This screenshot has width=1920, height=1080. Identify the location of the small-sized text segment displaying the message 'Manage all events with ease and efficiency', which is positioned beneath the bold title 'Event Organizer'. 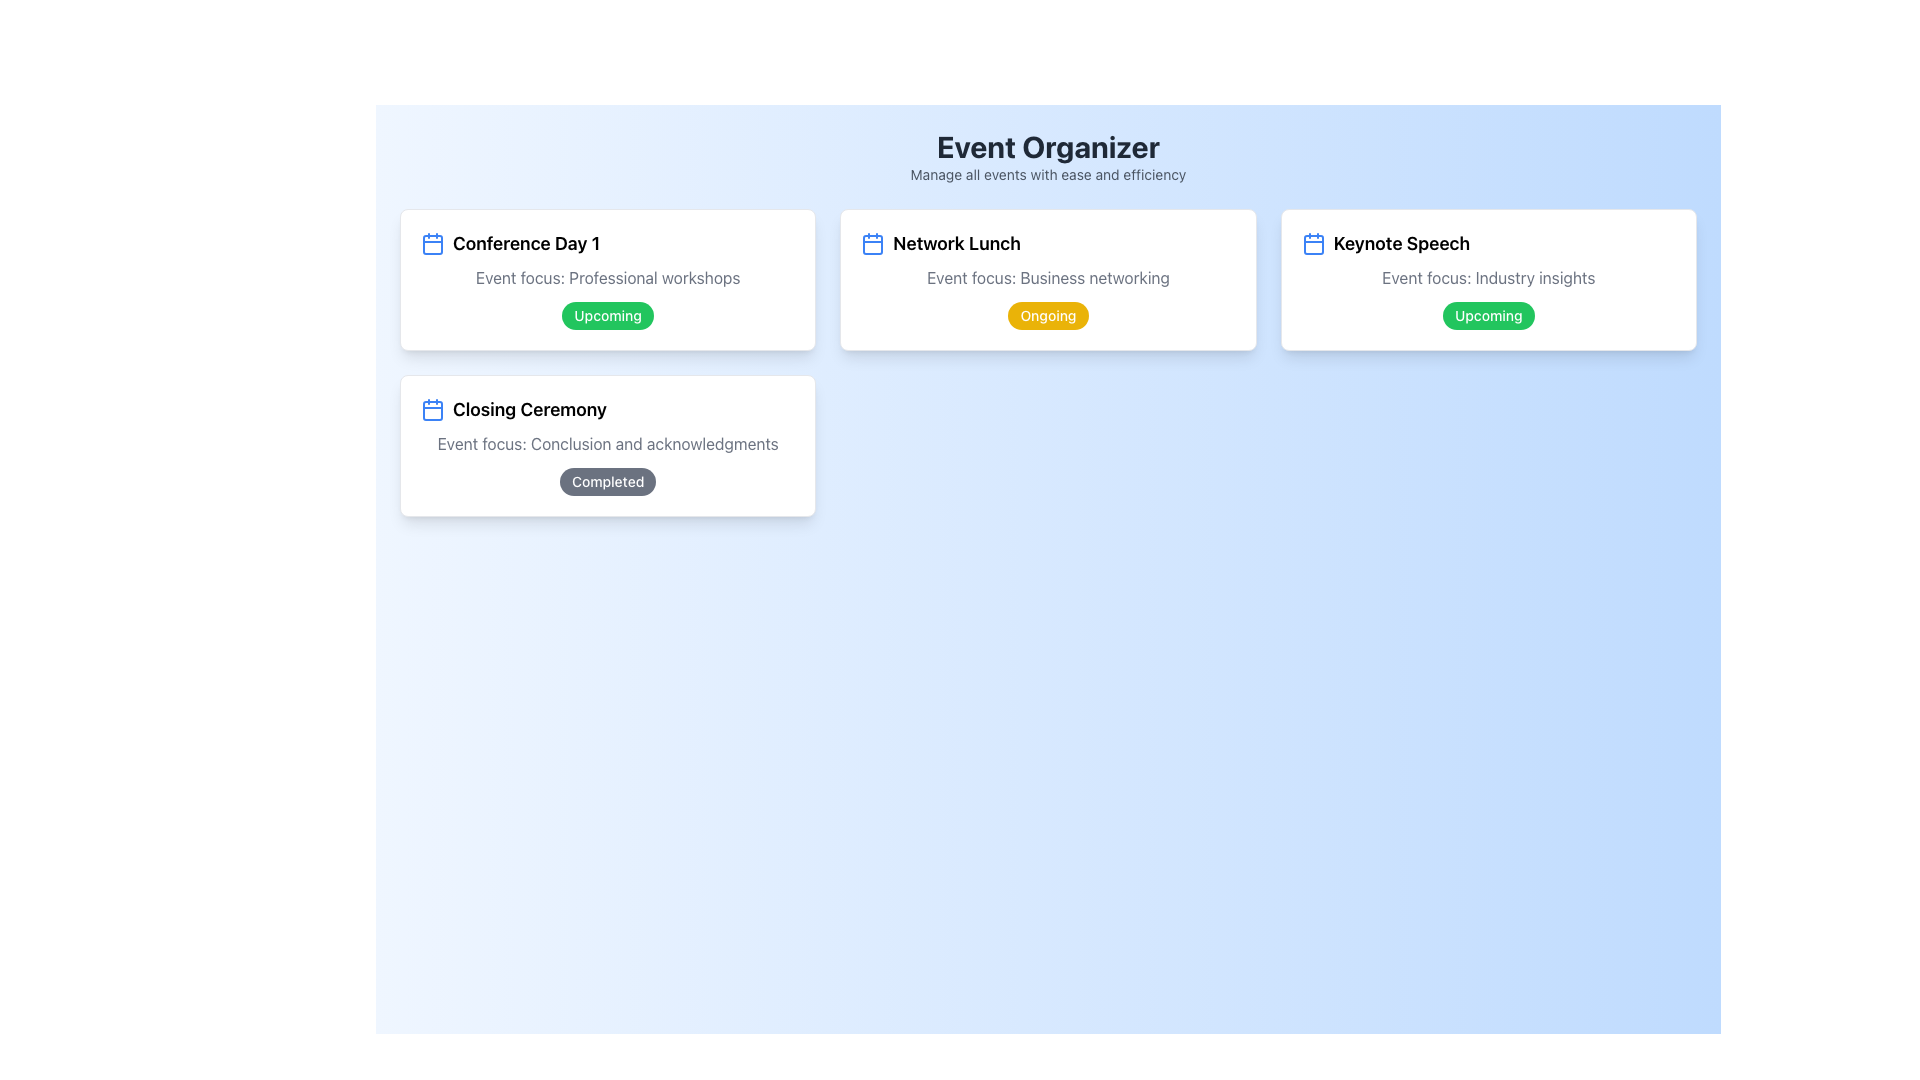
(1047, 173).